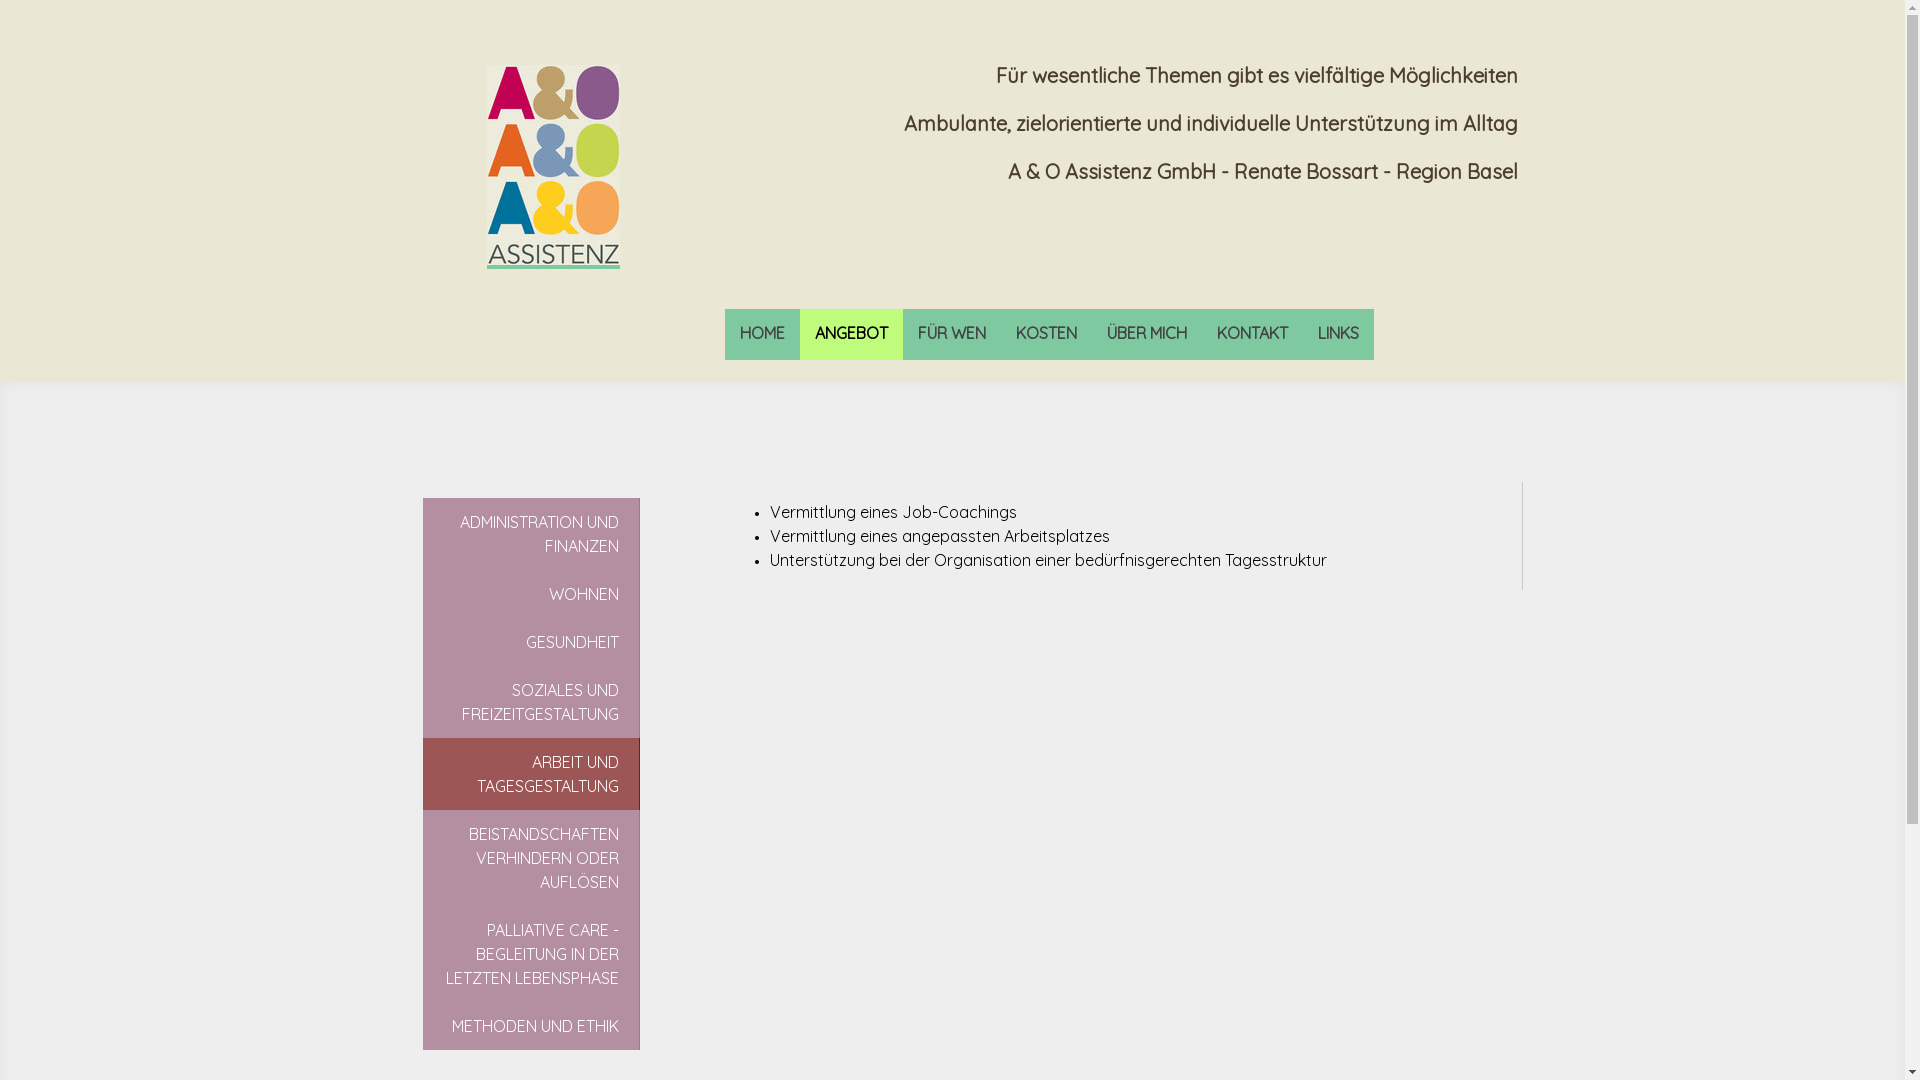 The image size is (1920, 1080). I want to click on 'METHODEN UND ETHIK', so click(421, 1026).